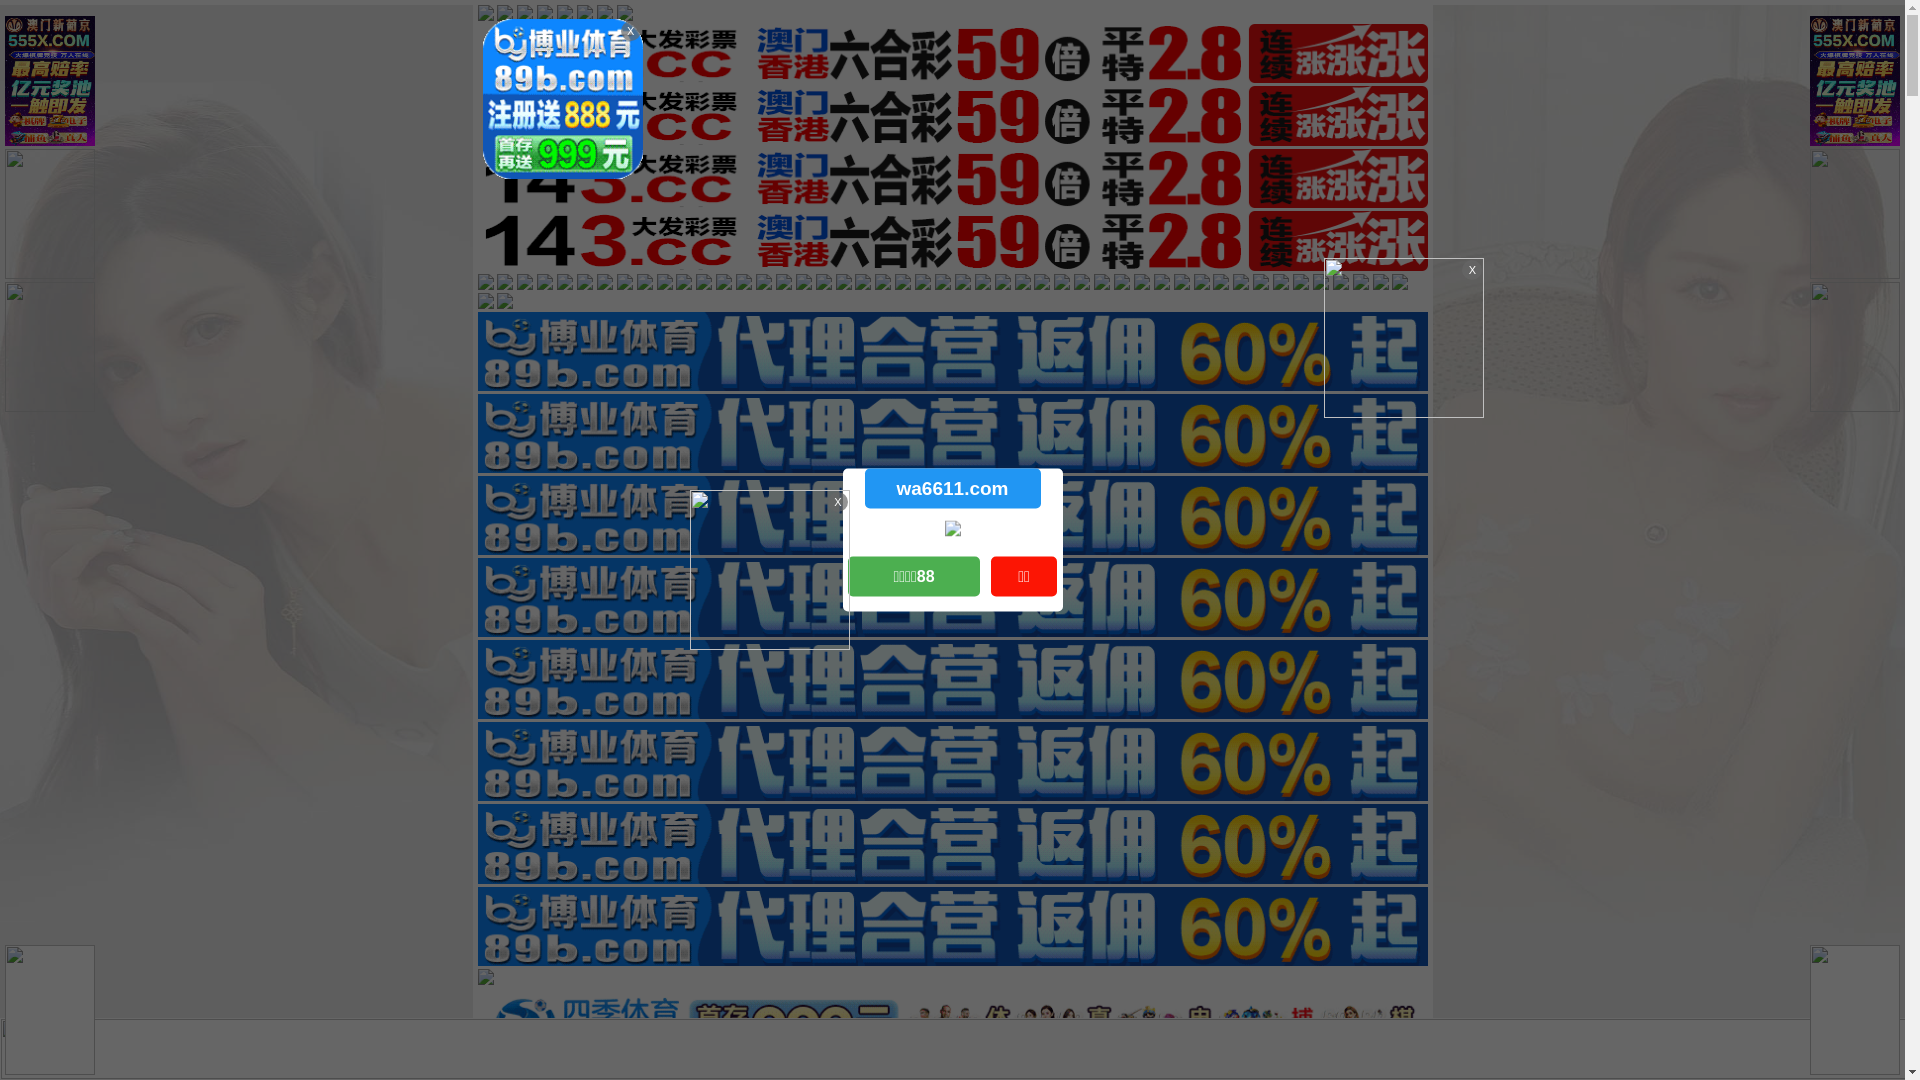 This screenshot has width=1920, height=1080. Describe the element at coordinates (950, 488) in the screenshot. I see `'wa6611.com'` at that location.